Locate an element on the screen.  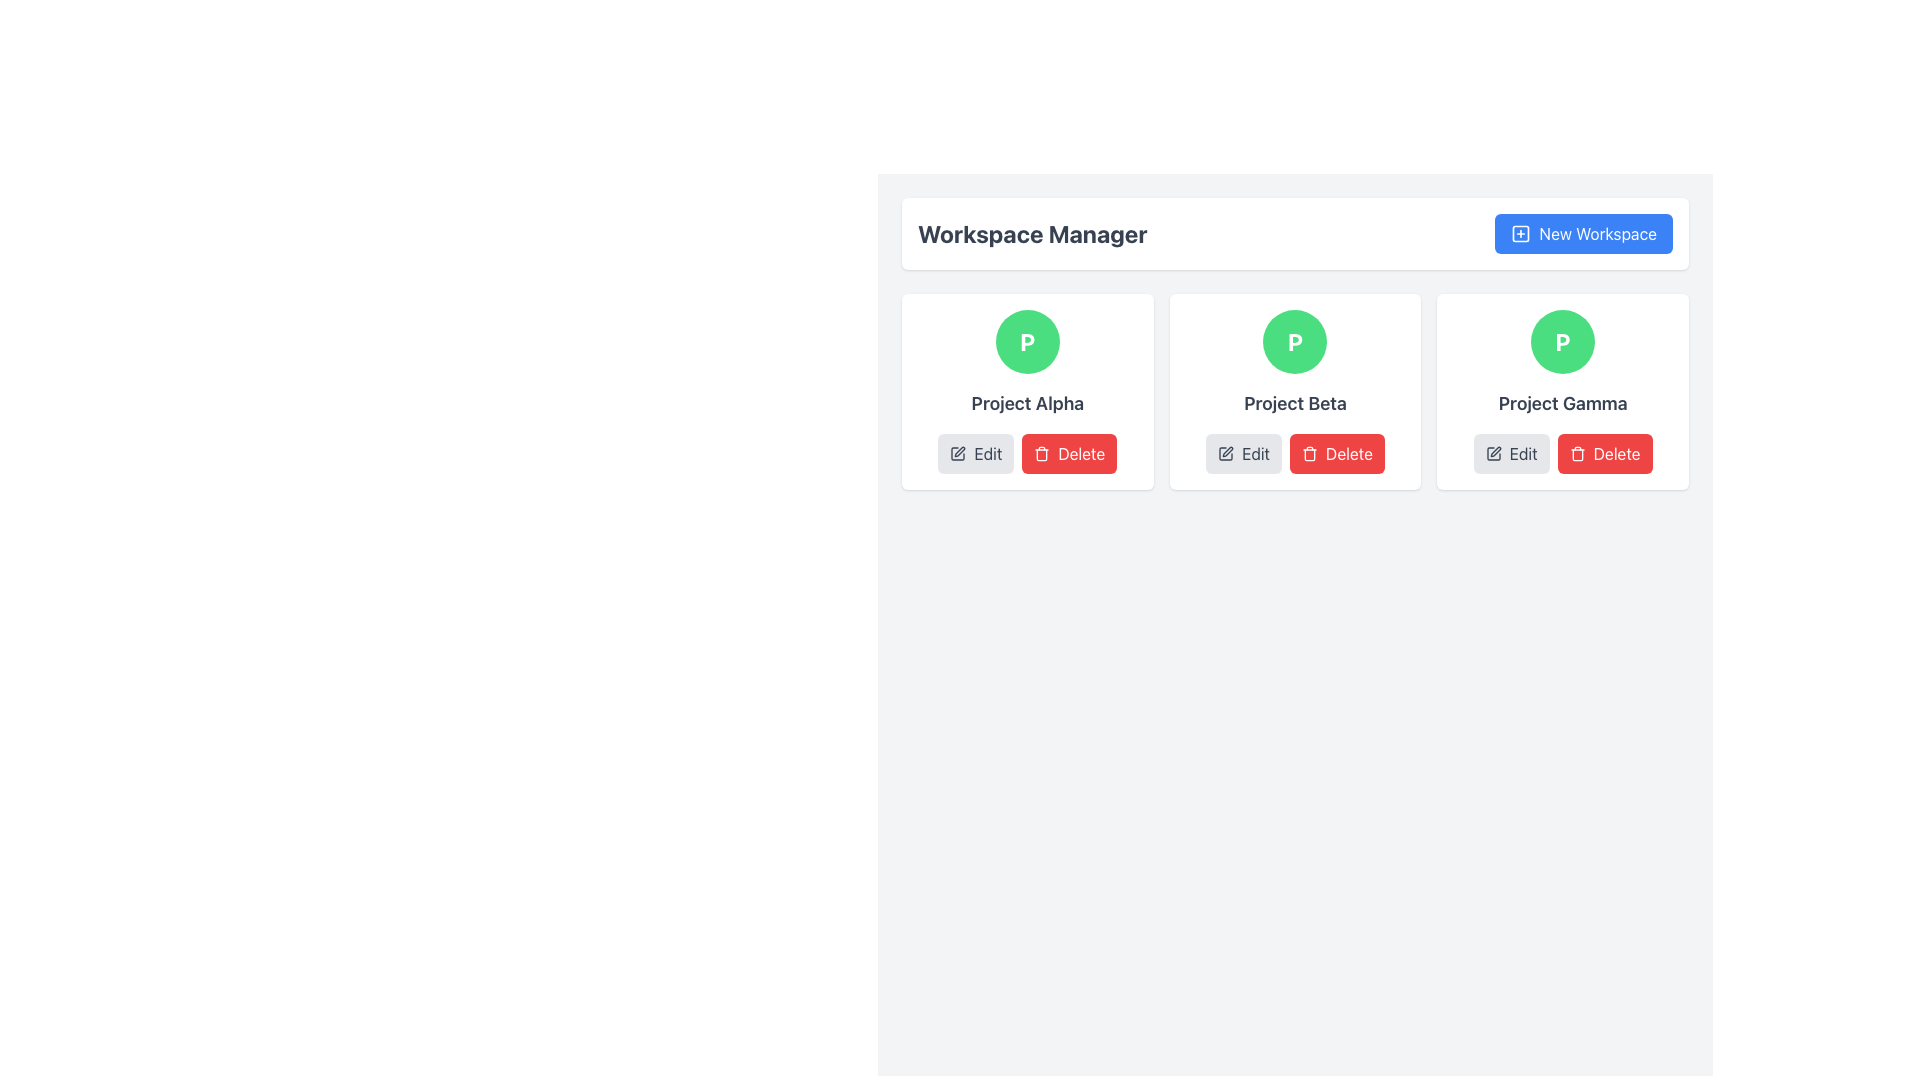
the text label displaying 'Project Alpha', which is centrally located in the first card layout, below the green circular icon with 'P' is located at coordinates (1027, 404).